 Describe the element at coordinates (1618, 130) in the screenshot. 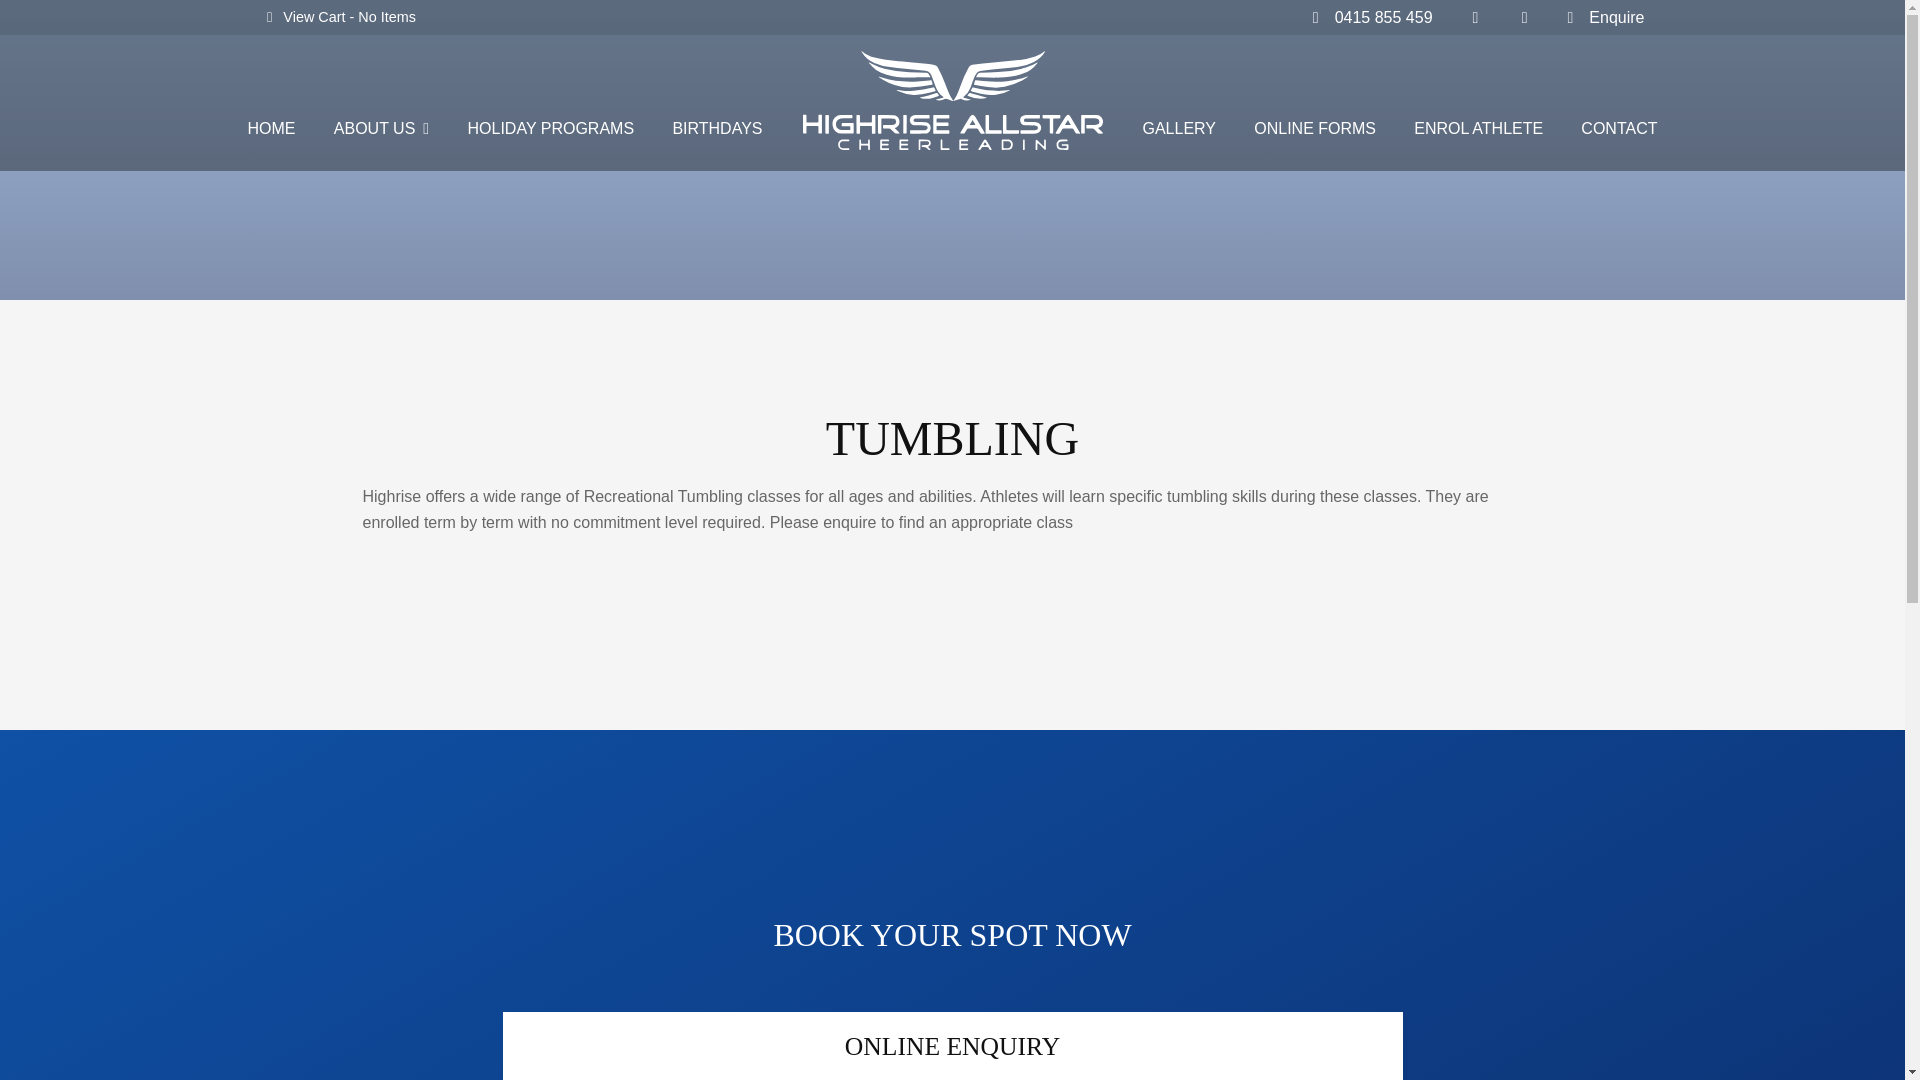

I see `'CONTACT'` at that location.